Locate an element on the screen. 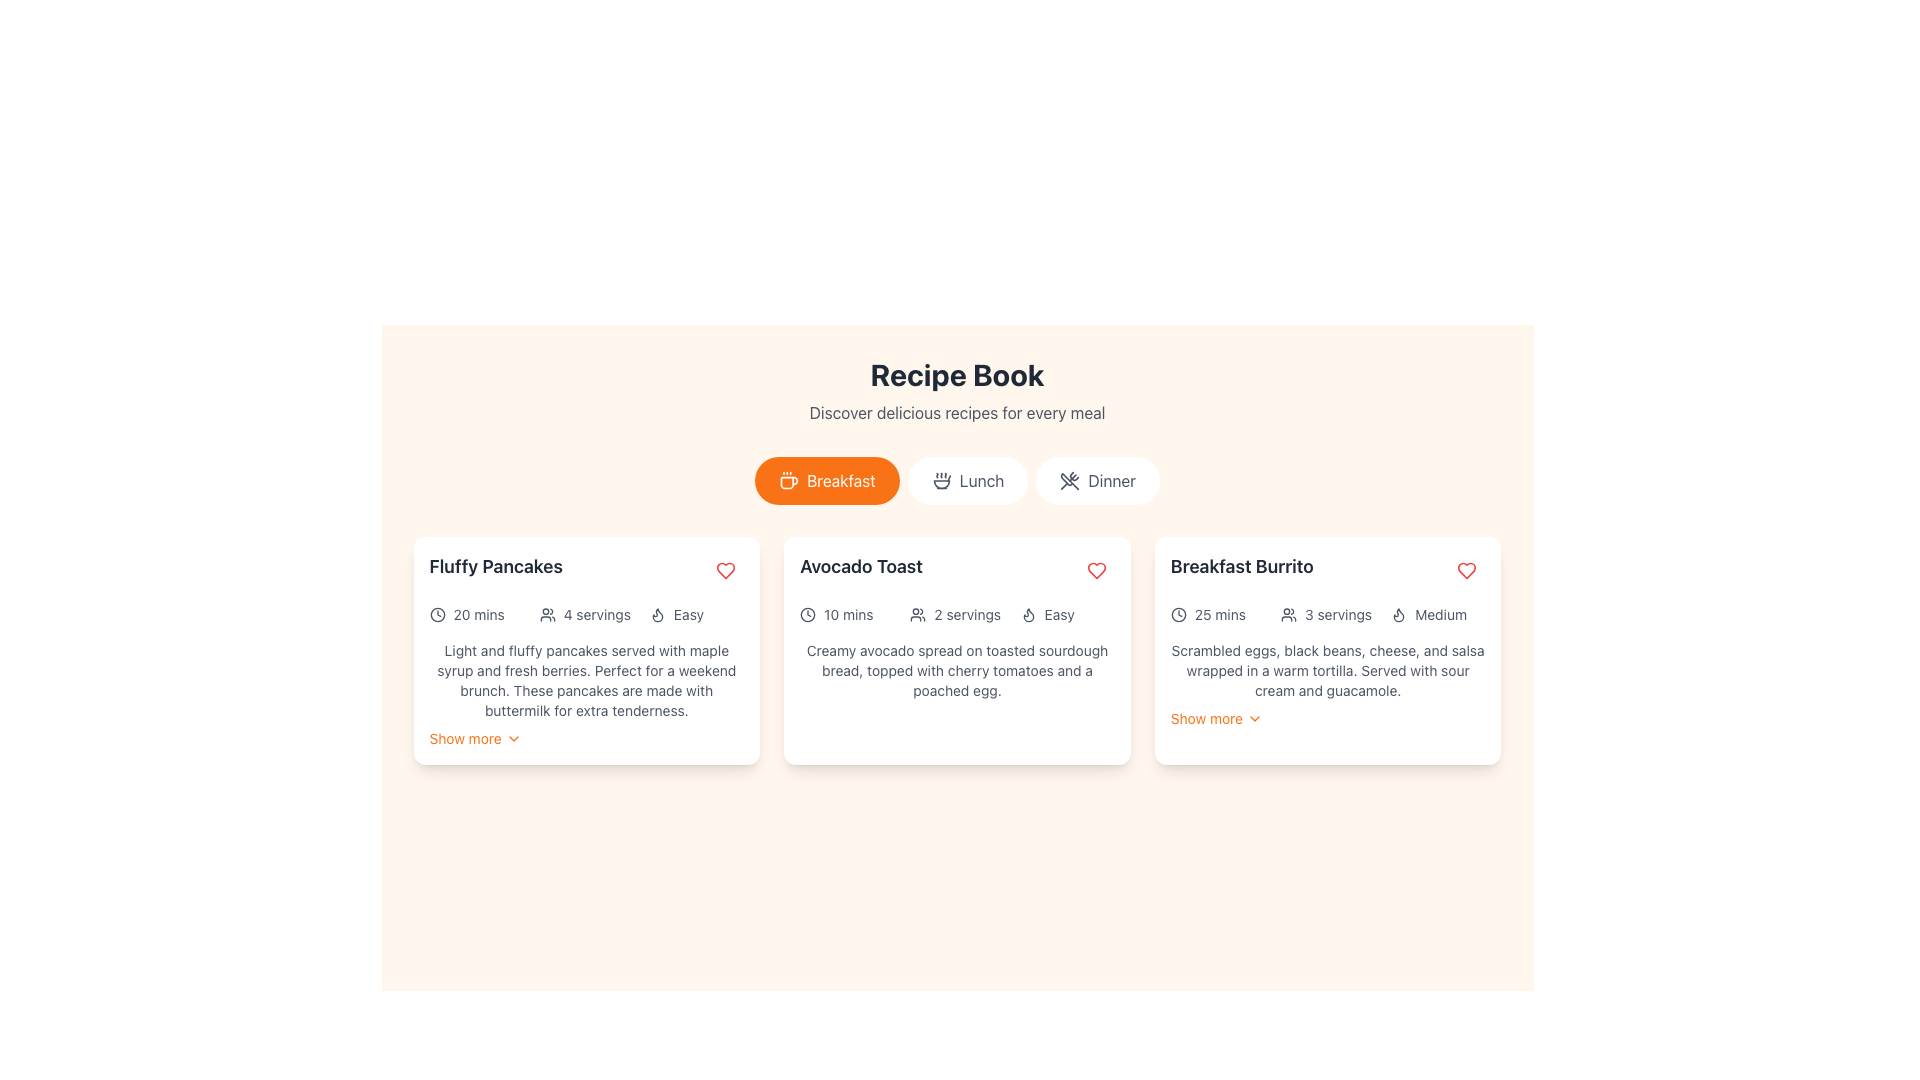 This screenshot has height=1080, width=1920. the icons in the informational text group of the 'Avocado Toast' recipe card, located in the middle section, just below the title and above the recipe description is located at coordinates (956, 613).